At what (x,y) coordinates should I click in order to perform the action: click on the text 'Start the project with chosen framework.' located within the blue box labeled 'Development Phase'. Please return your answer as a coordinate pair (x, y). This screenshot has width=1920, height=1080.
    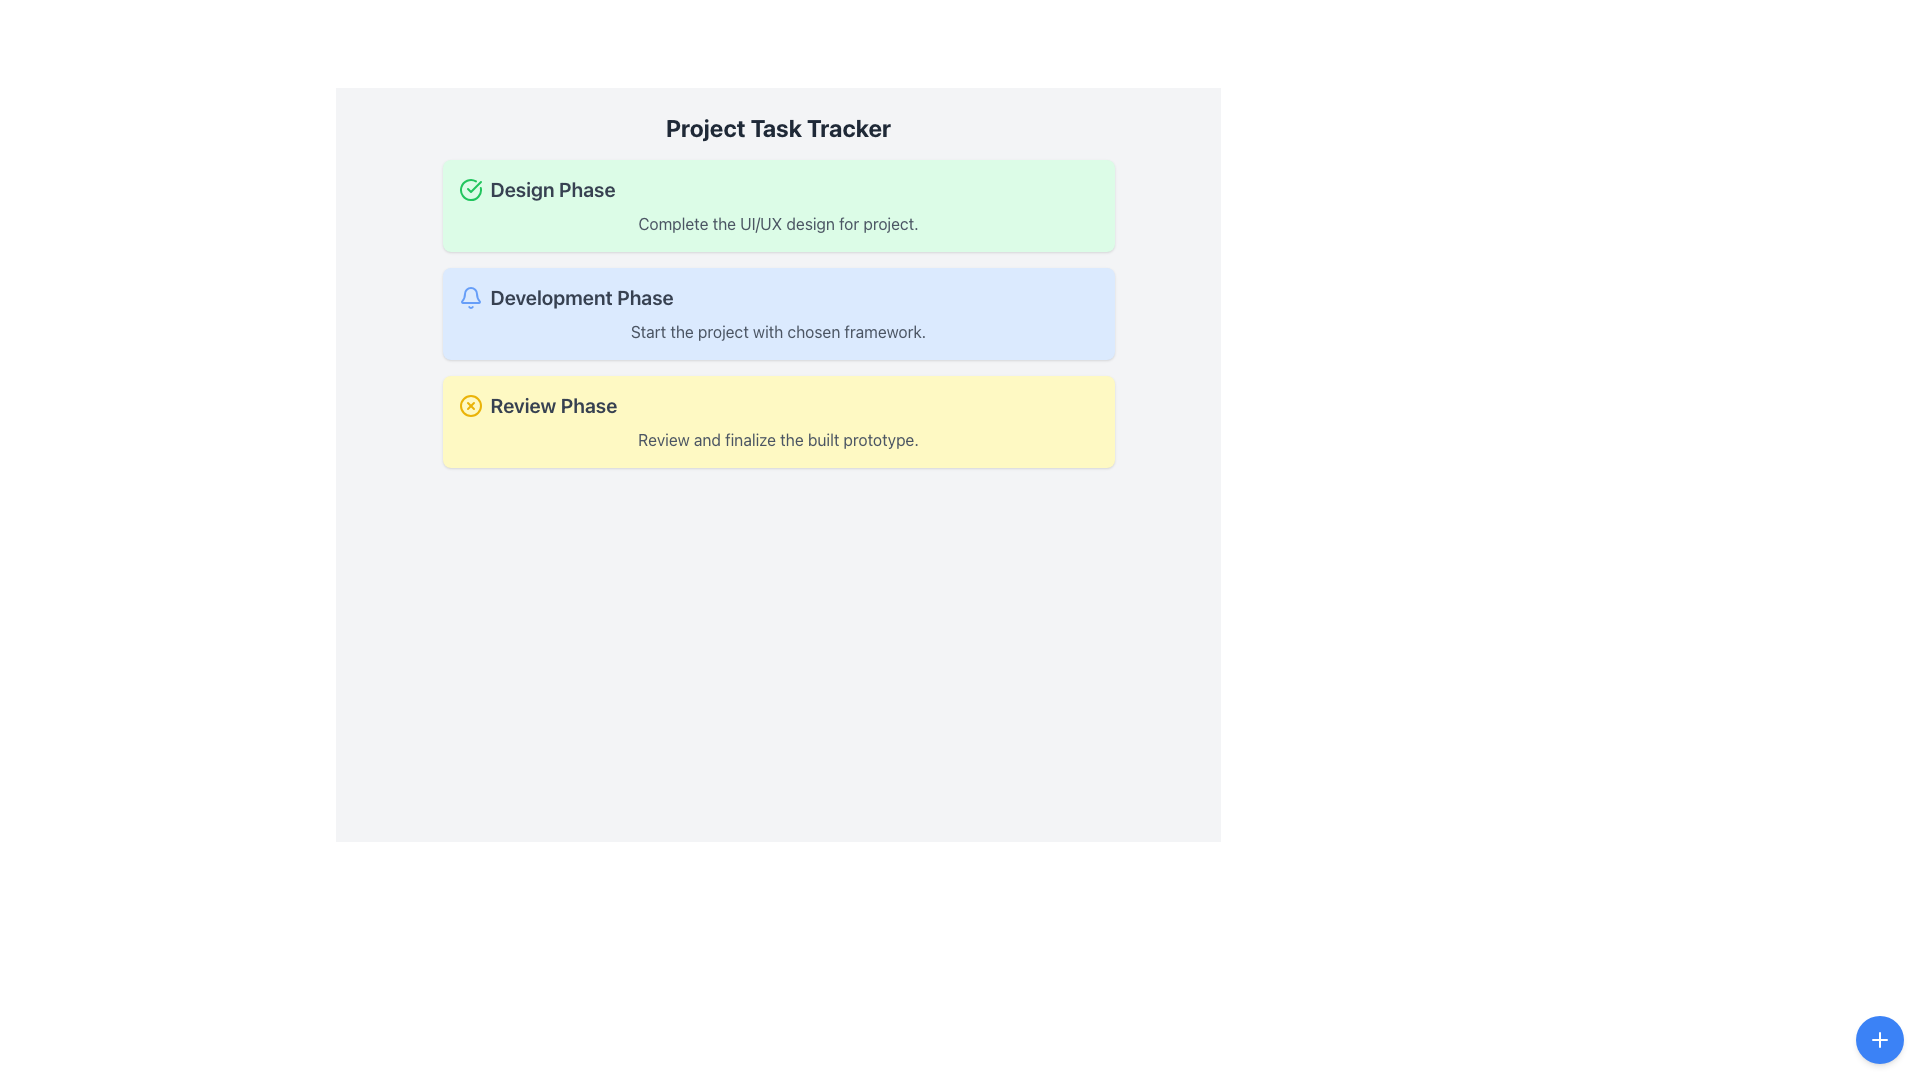
    Looking at the image, I should click on (777, 330).